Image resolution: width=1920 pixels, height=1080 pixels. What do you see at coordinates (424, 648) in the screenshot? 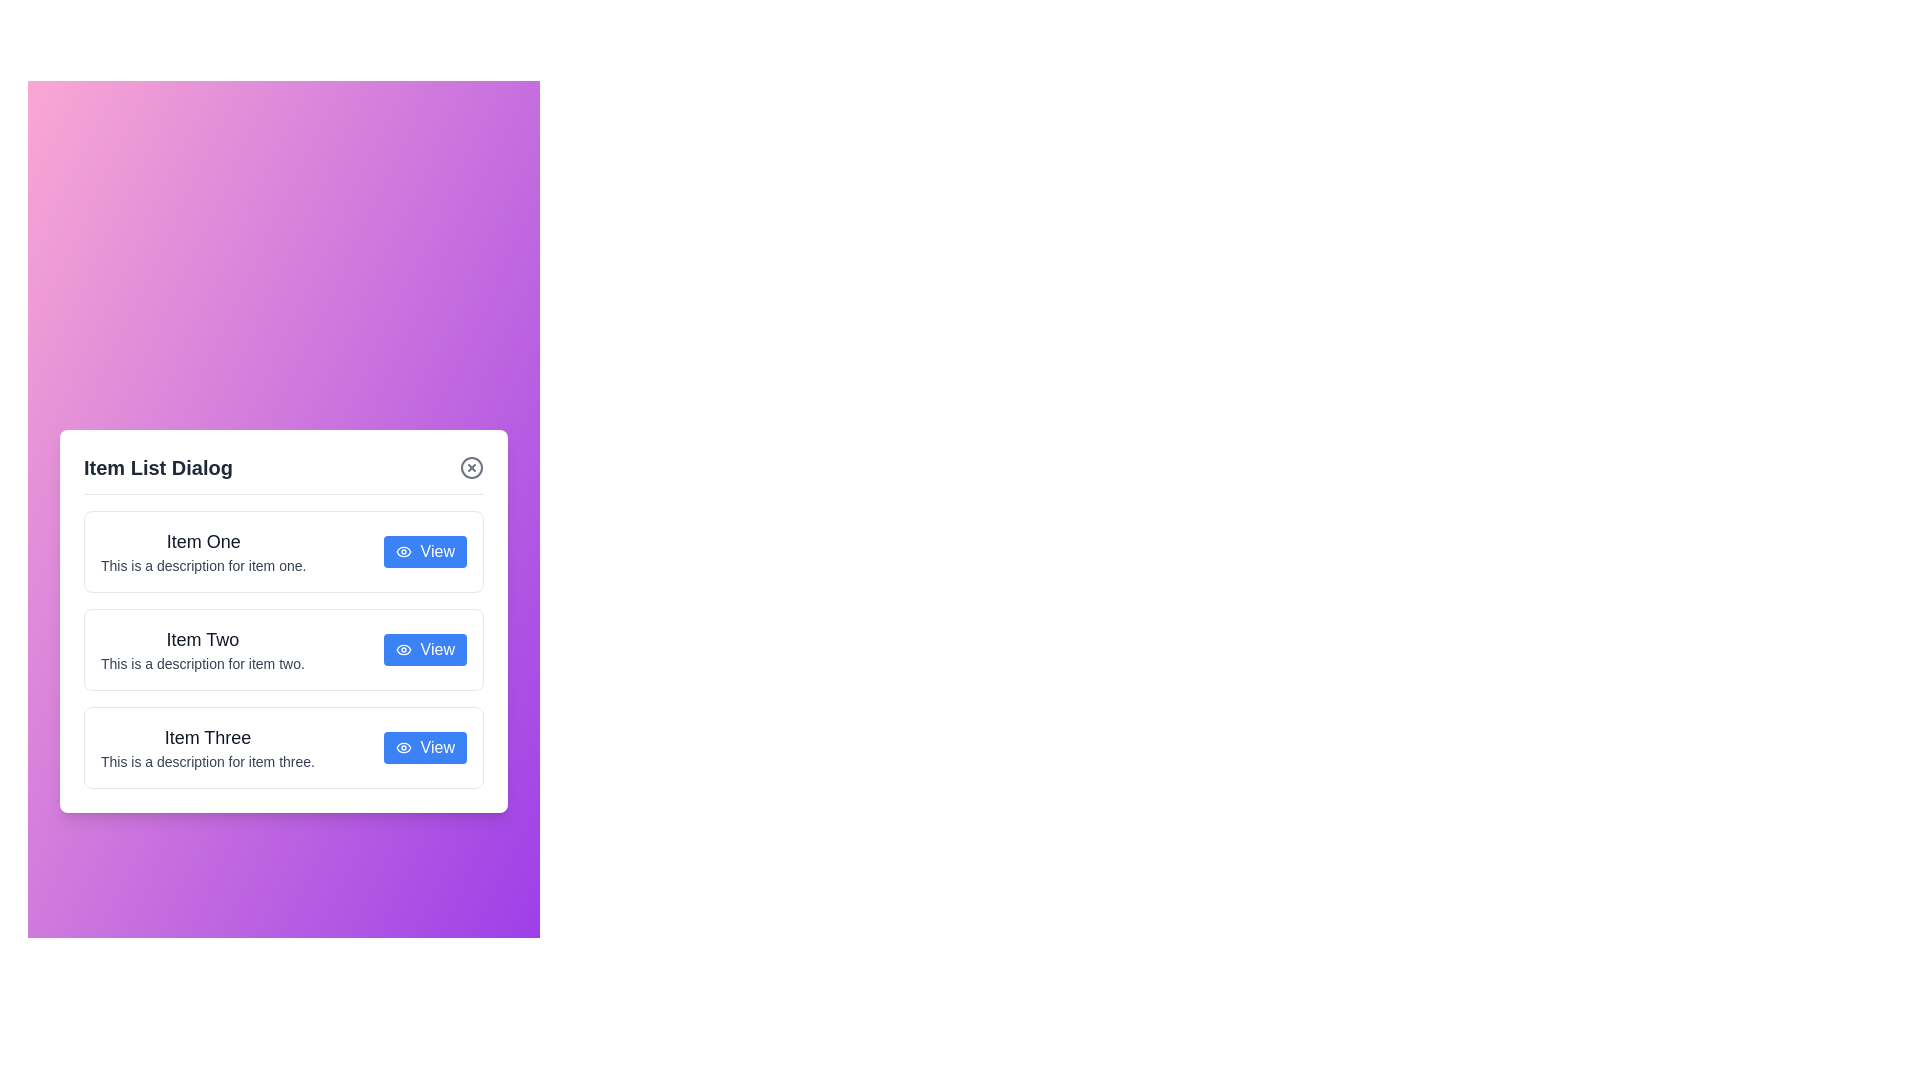
I see `the 'View' button for item Item Two` at bounding box center [424, 648].